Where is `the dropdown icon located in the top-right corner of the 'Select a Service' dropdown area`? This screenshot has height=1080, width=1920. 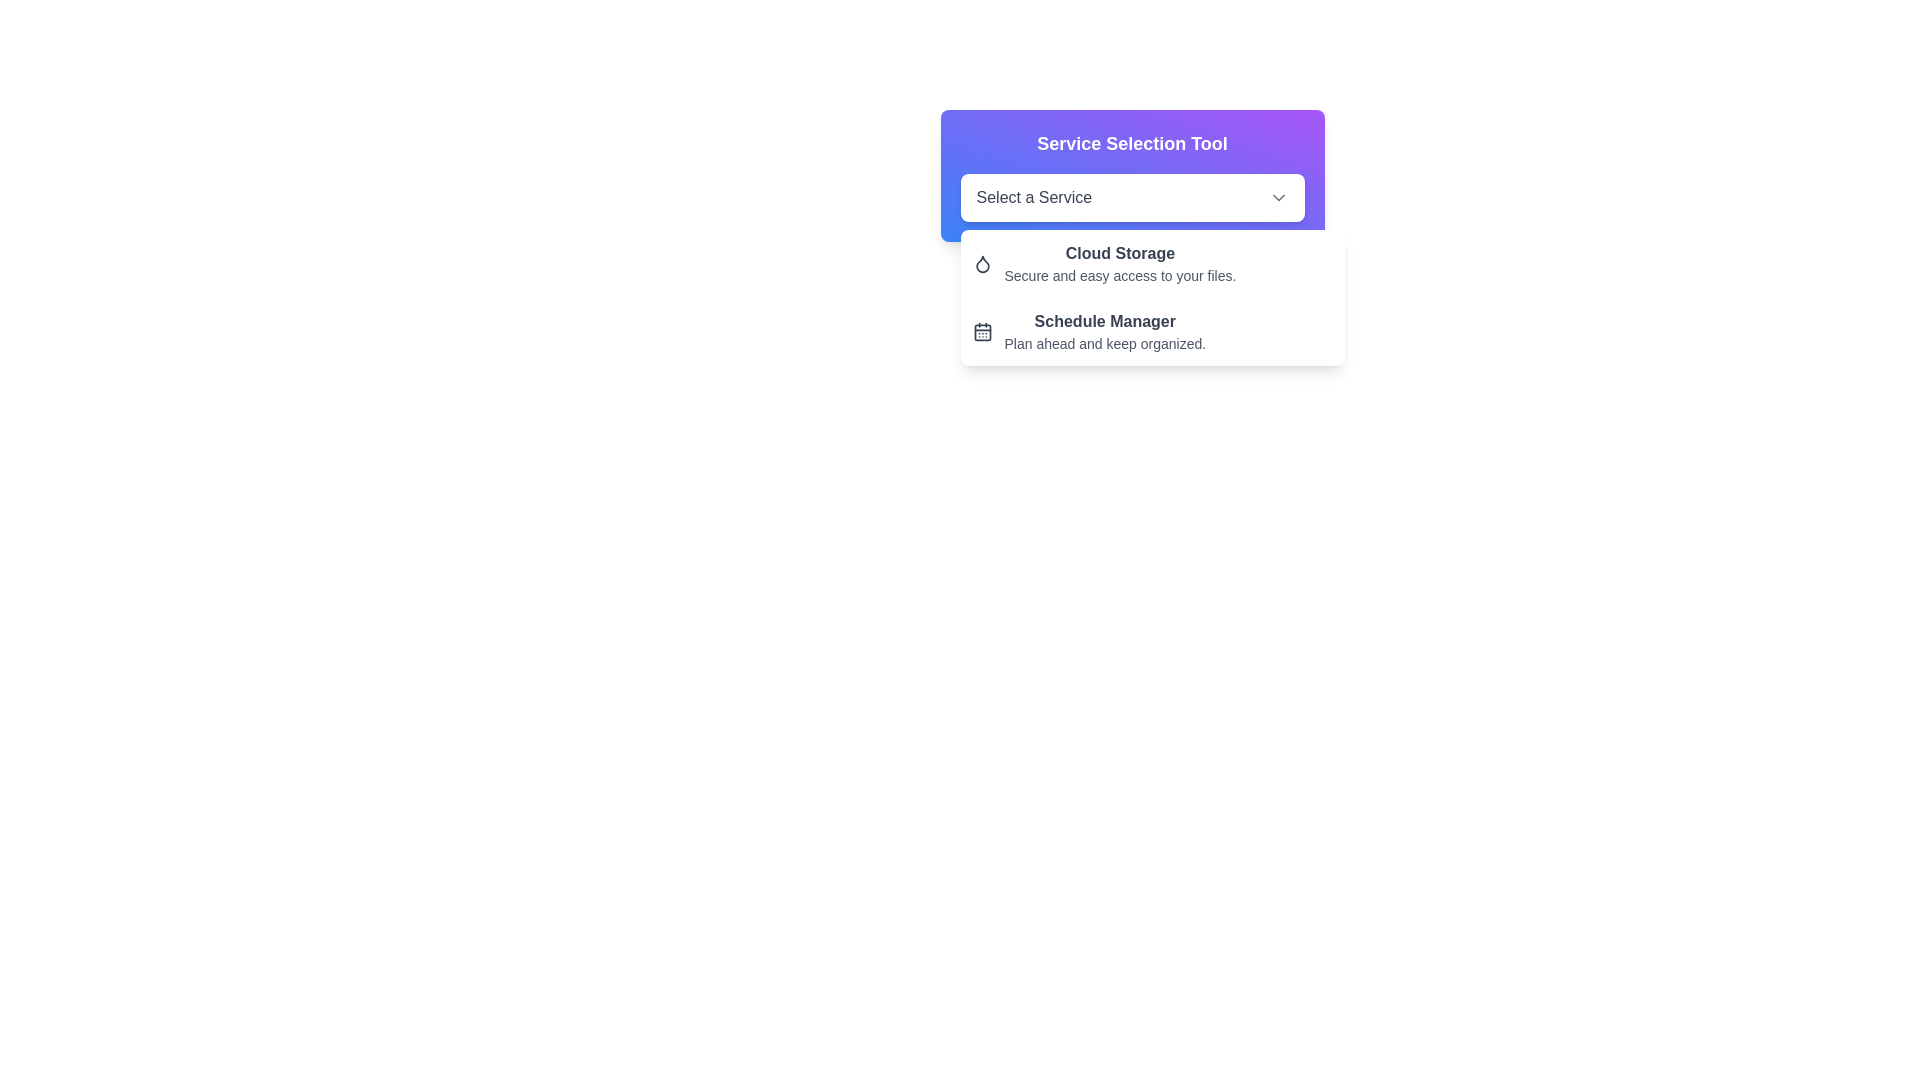 the dropdown icon located in the top-right corner of the 'Select a Service' dropdown area is located at coordinates (1277, 197).